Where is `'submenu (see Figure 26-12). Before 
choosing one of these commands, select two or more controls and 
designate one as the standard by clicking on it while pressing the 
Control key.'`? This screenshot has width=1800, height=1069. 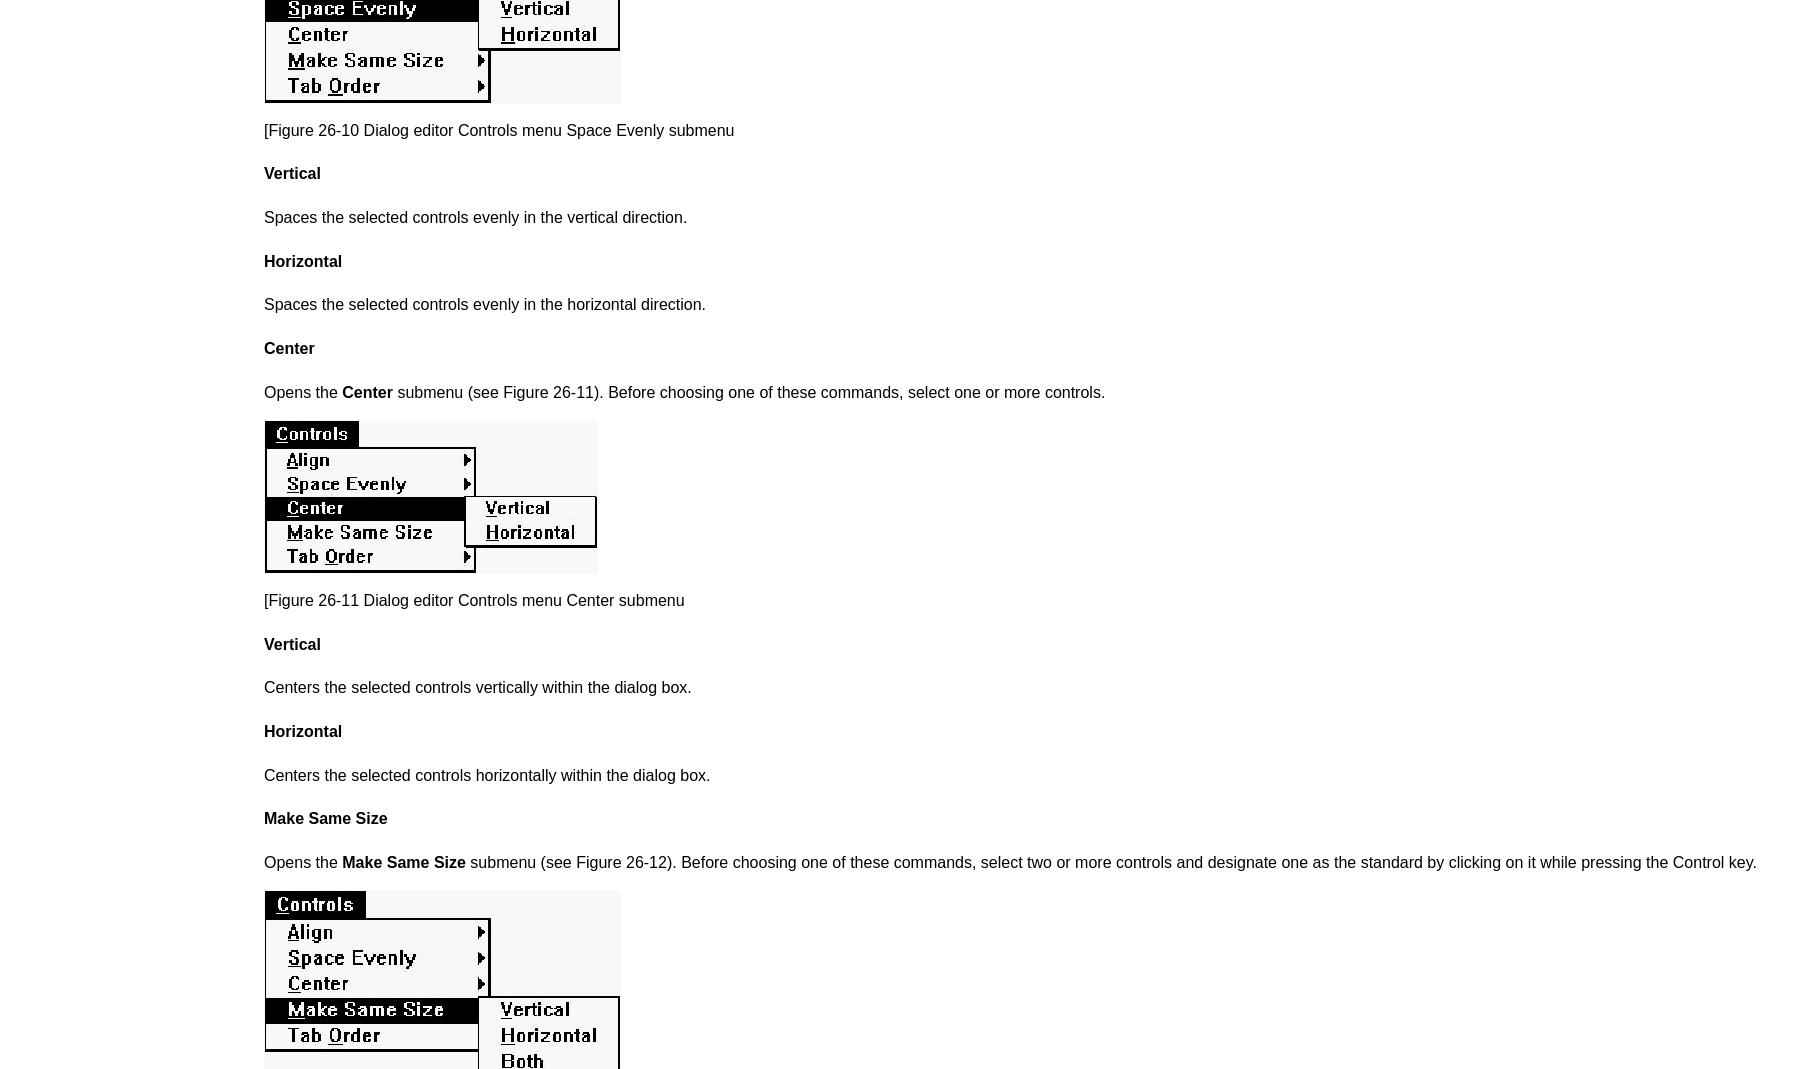 'submenu (see Figure 26-12). Before 
choosing one of these commands, select two or more controls and 
designate one as the standard by clicking on it while pressing the 
Control key.' is located at coordinates (463, 861).